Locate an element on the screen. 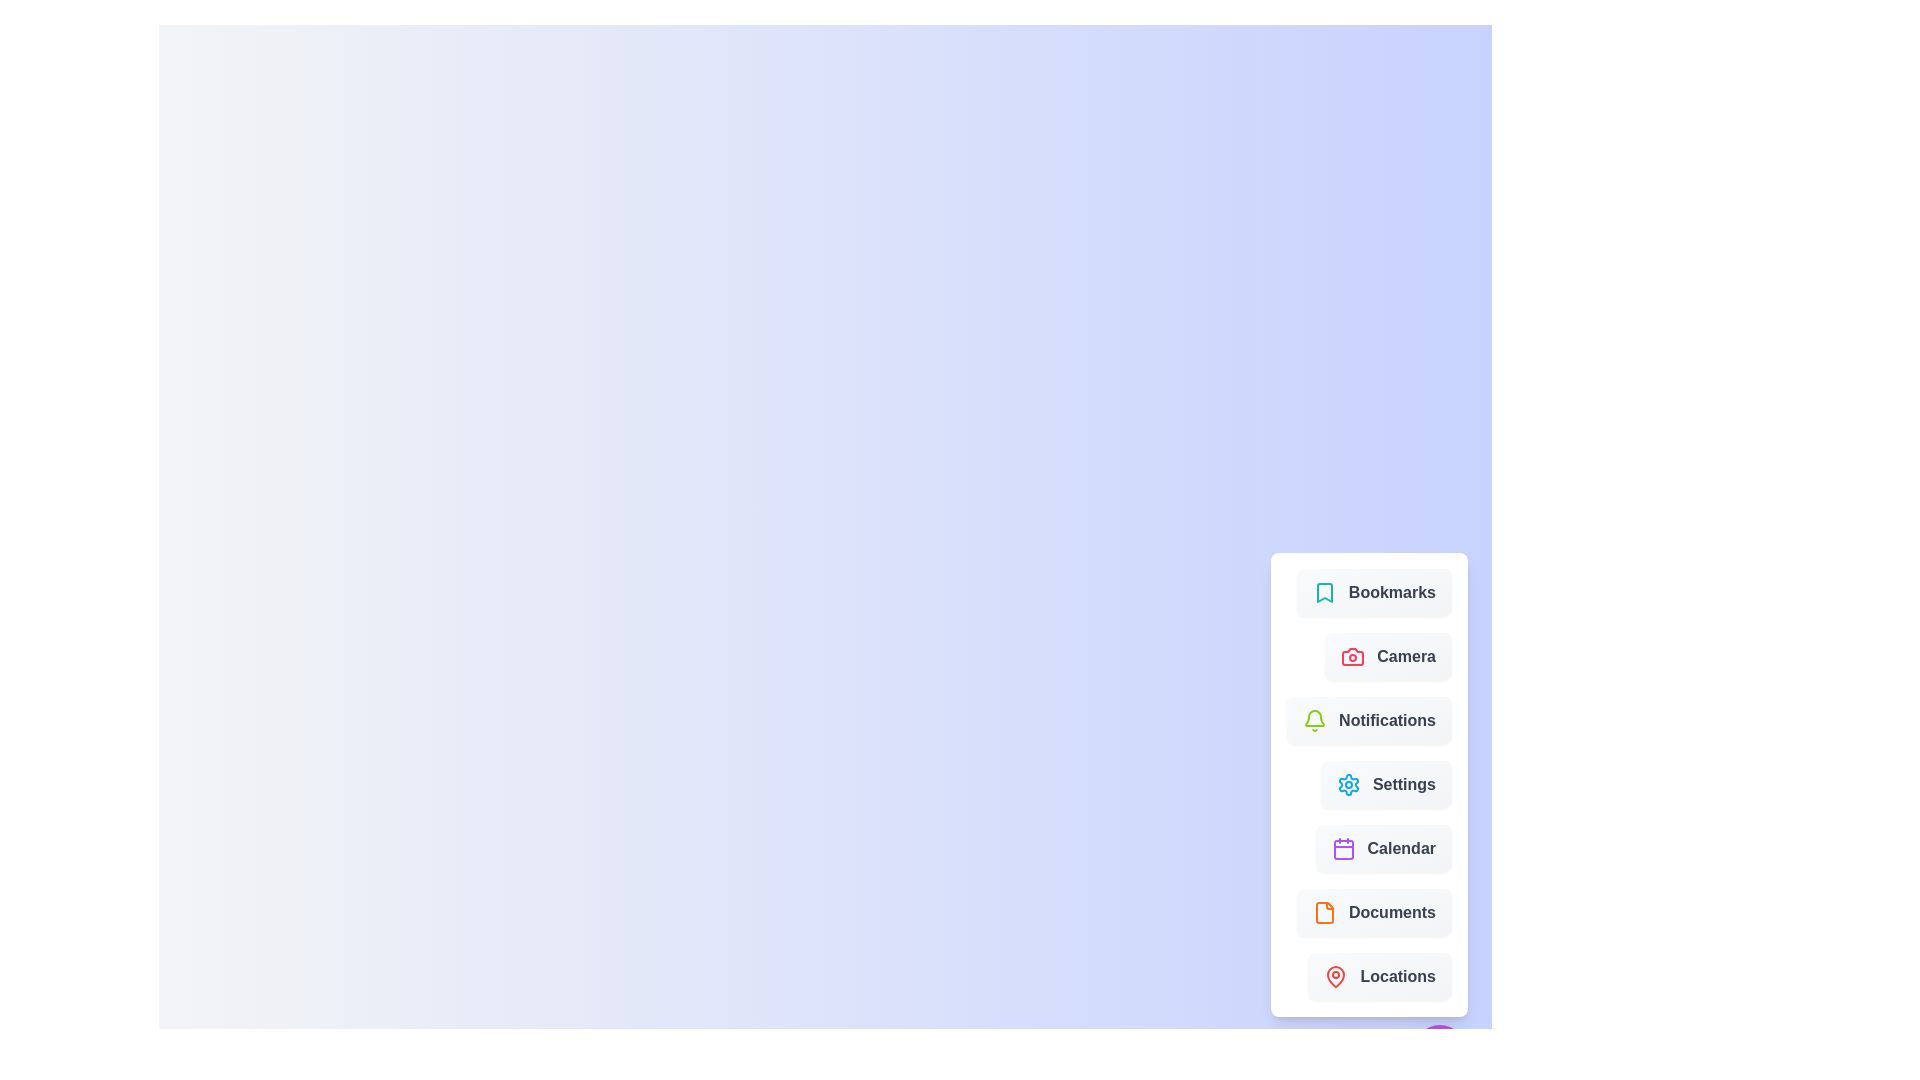 This screenshot has width=1920, height=1080. the menu item corresponding to Camera to activate its action is located at coordinates (1387, 656).